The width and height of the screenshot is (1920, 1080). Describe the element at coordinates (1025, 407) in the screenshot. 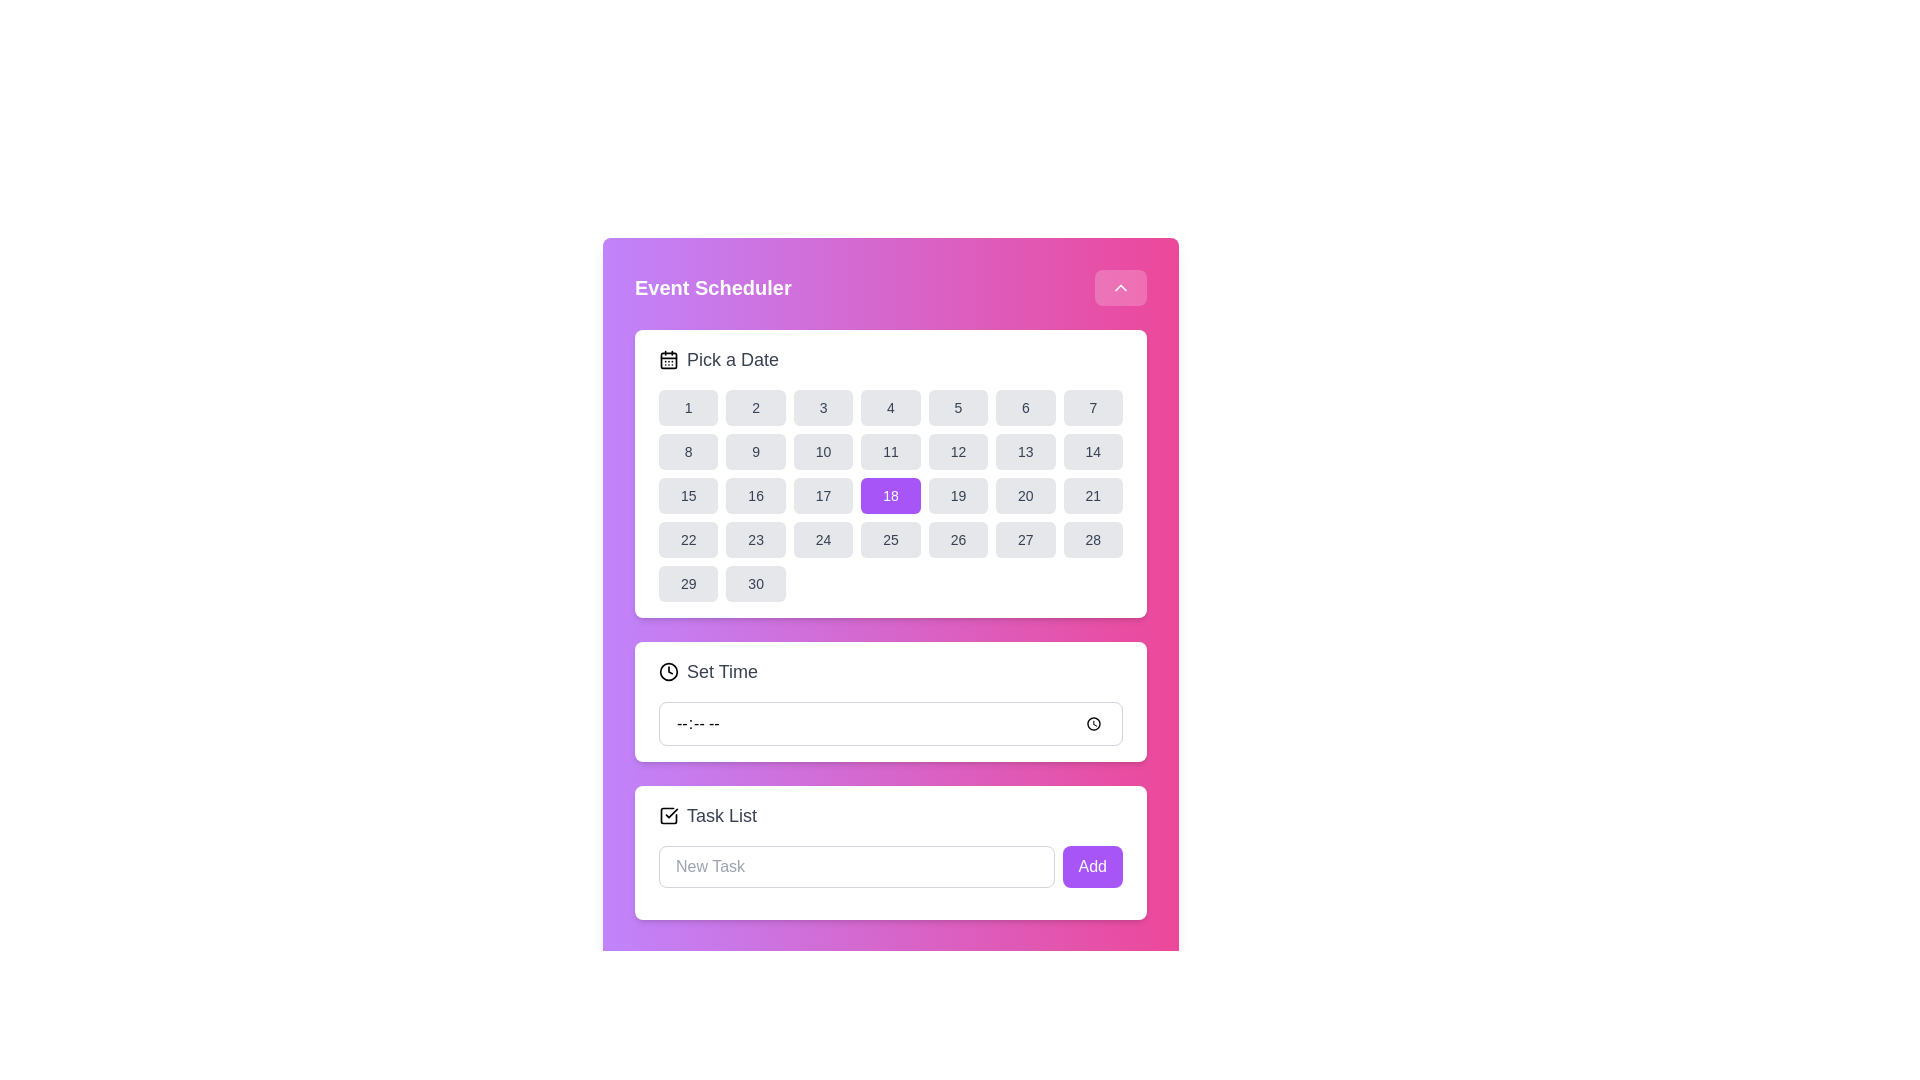

I see `the button in the calendar grid that represents the 6th day` at that location.